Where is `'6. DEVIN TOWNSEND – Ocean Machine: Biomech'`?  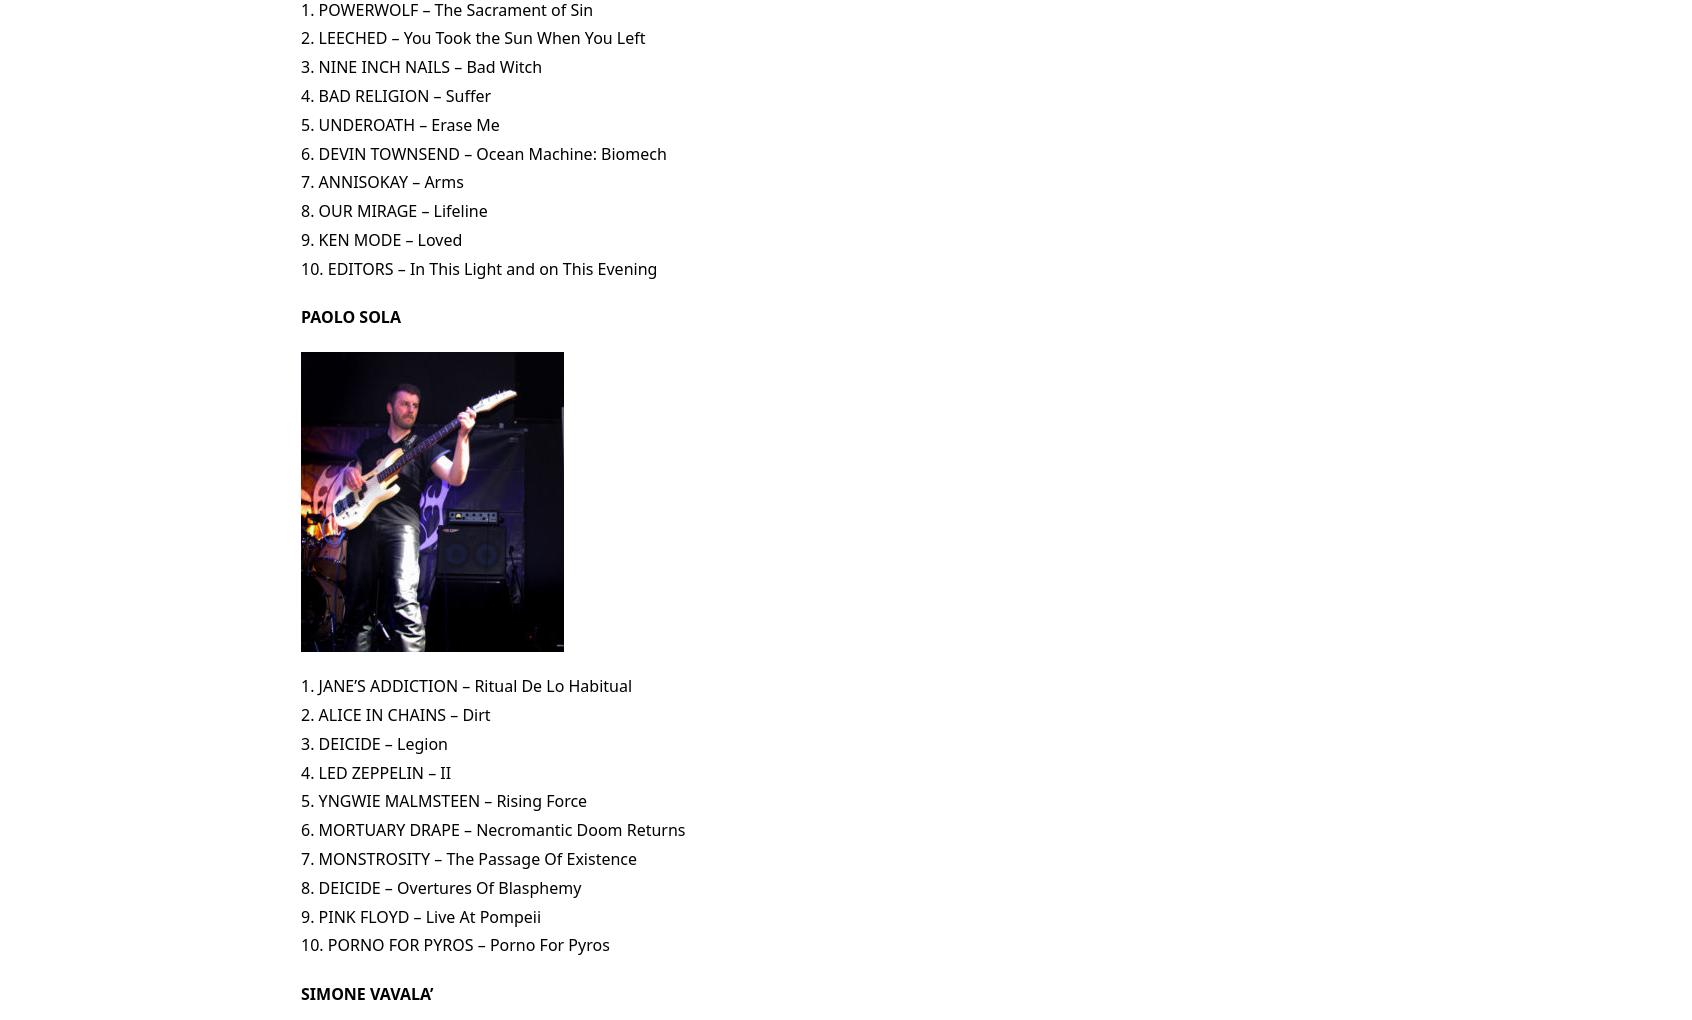
'6. DEVIN TOWNSEND – Ocean Machine: Biomech' is located at coordinates (300, 153).